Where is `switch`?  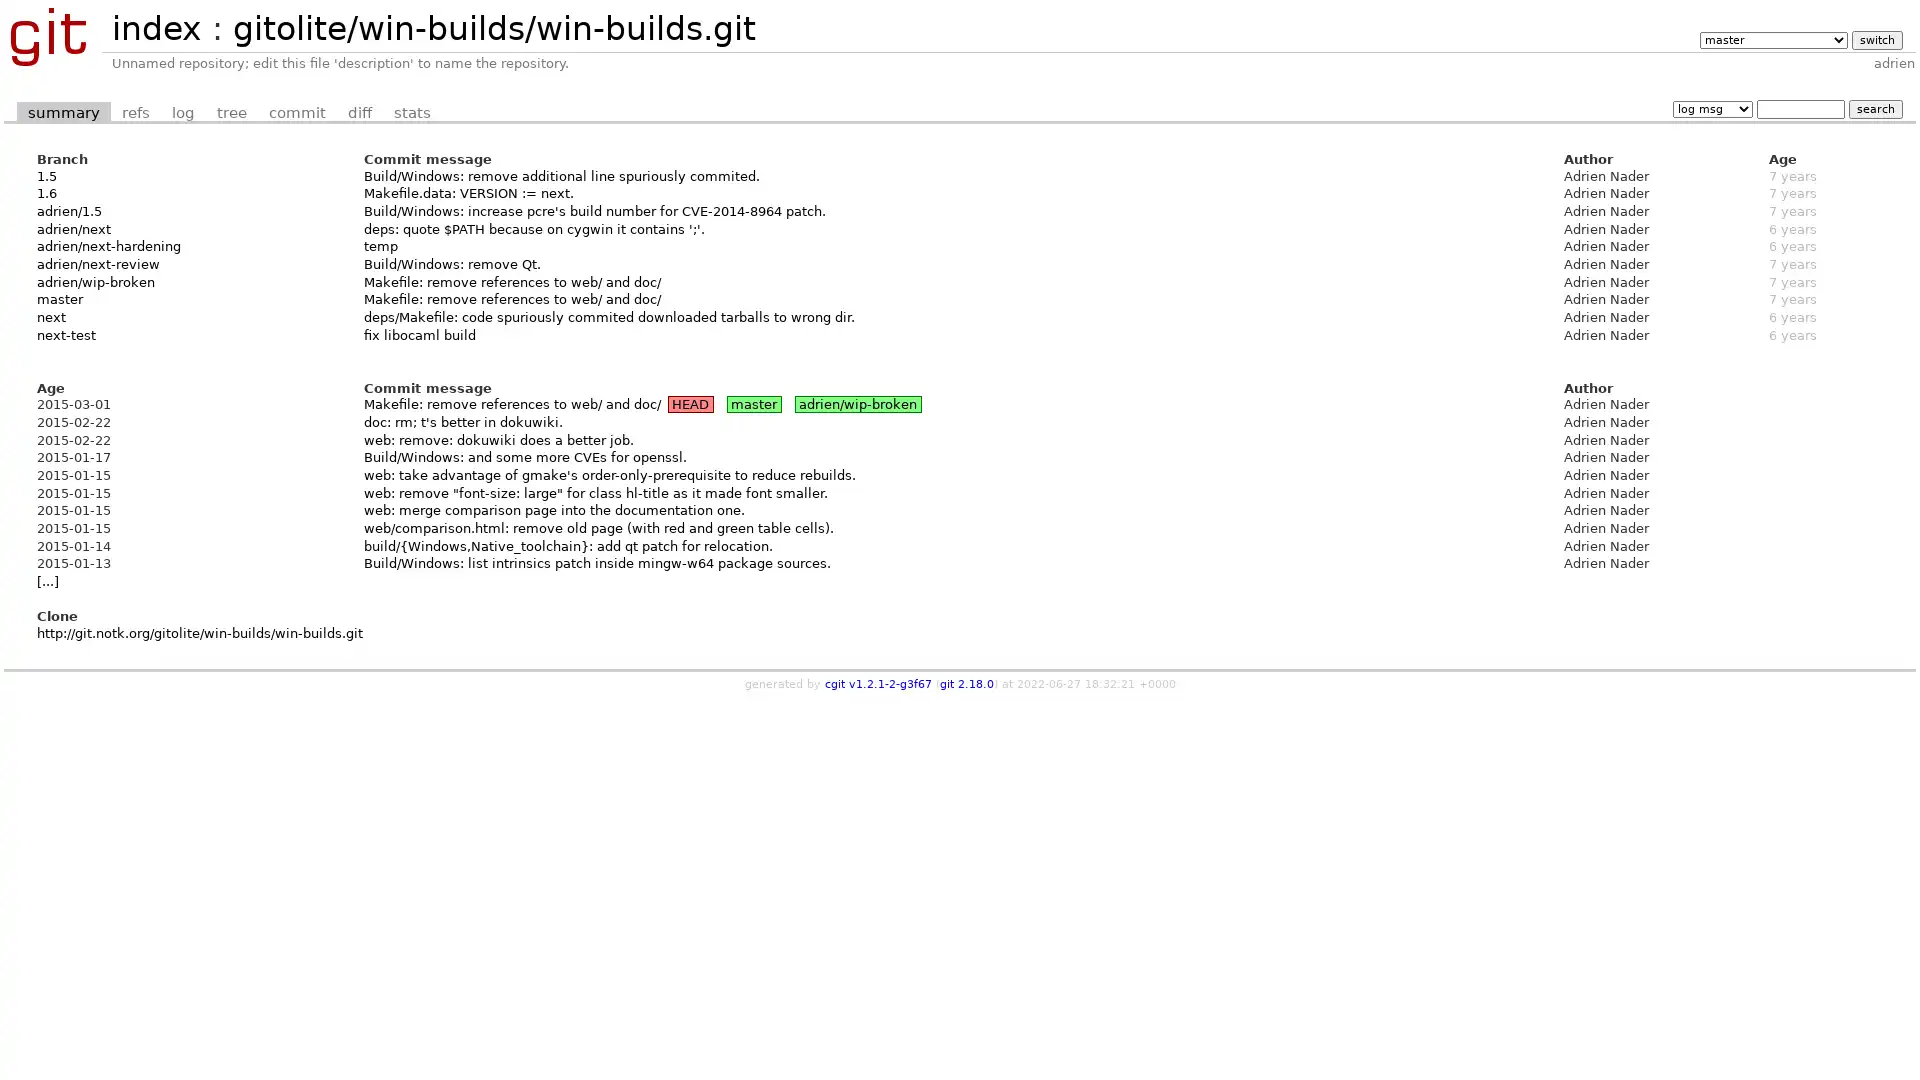 switch is located at coordinates (1875, 40).